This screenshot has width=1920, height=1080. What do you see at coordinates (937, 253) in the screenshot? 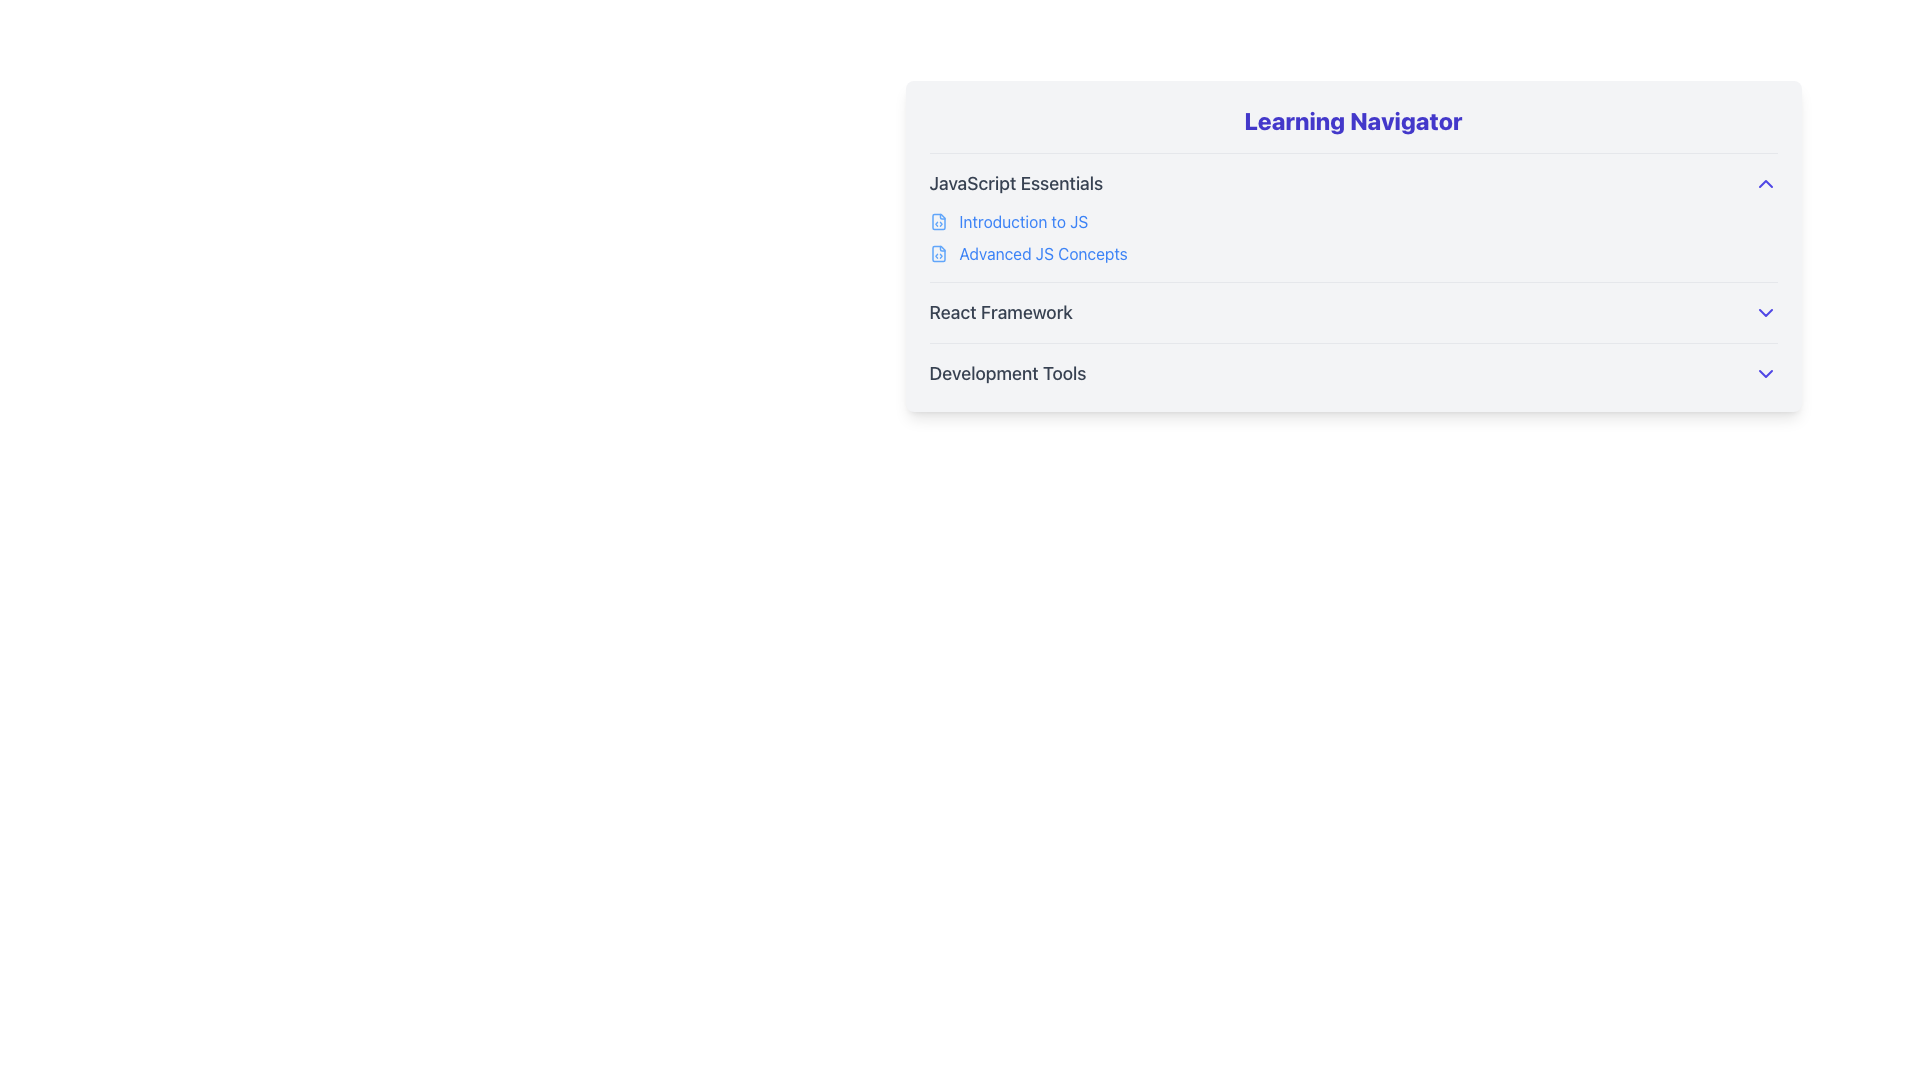
I see `the blue file document icon located to the left of the 'Advanced JS Concepts' label in the 'JavaScript Essentials' section` at bounding box center [937, 253].